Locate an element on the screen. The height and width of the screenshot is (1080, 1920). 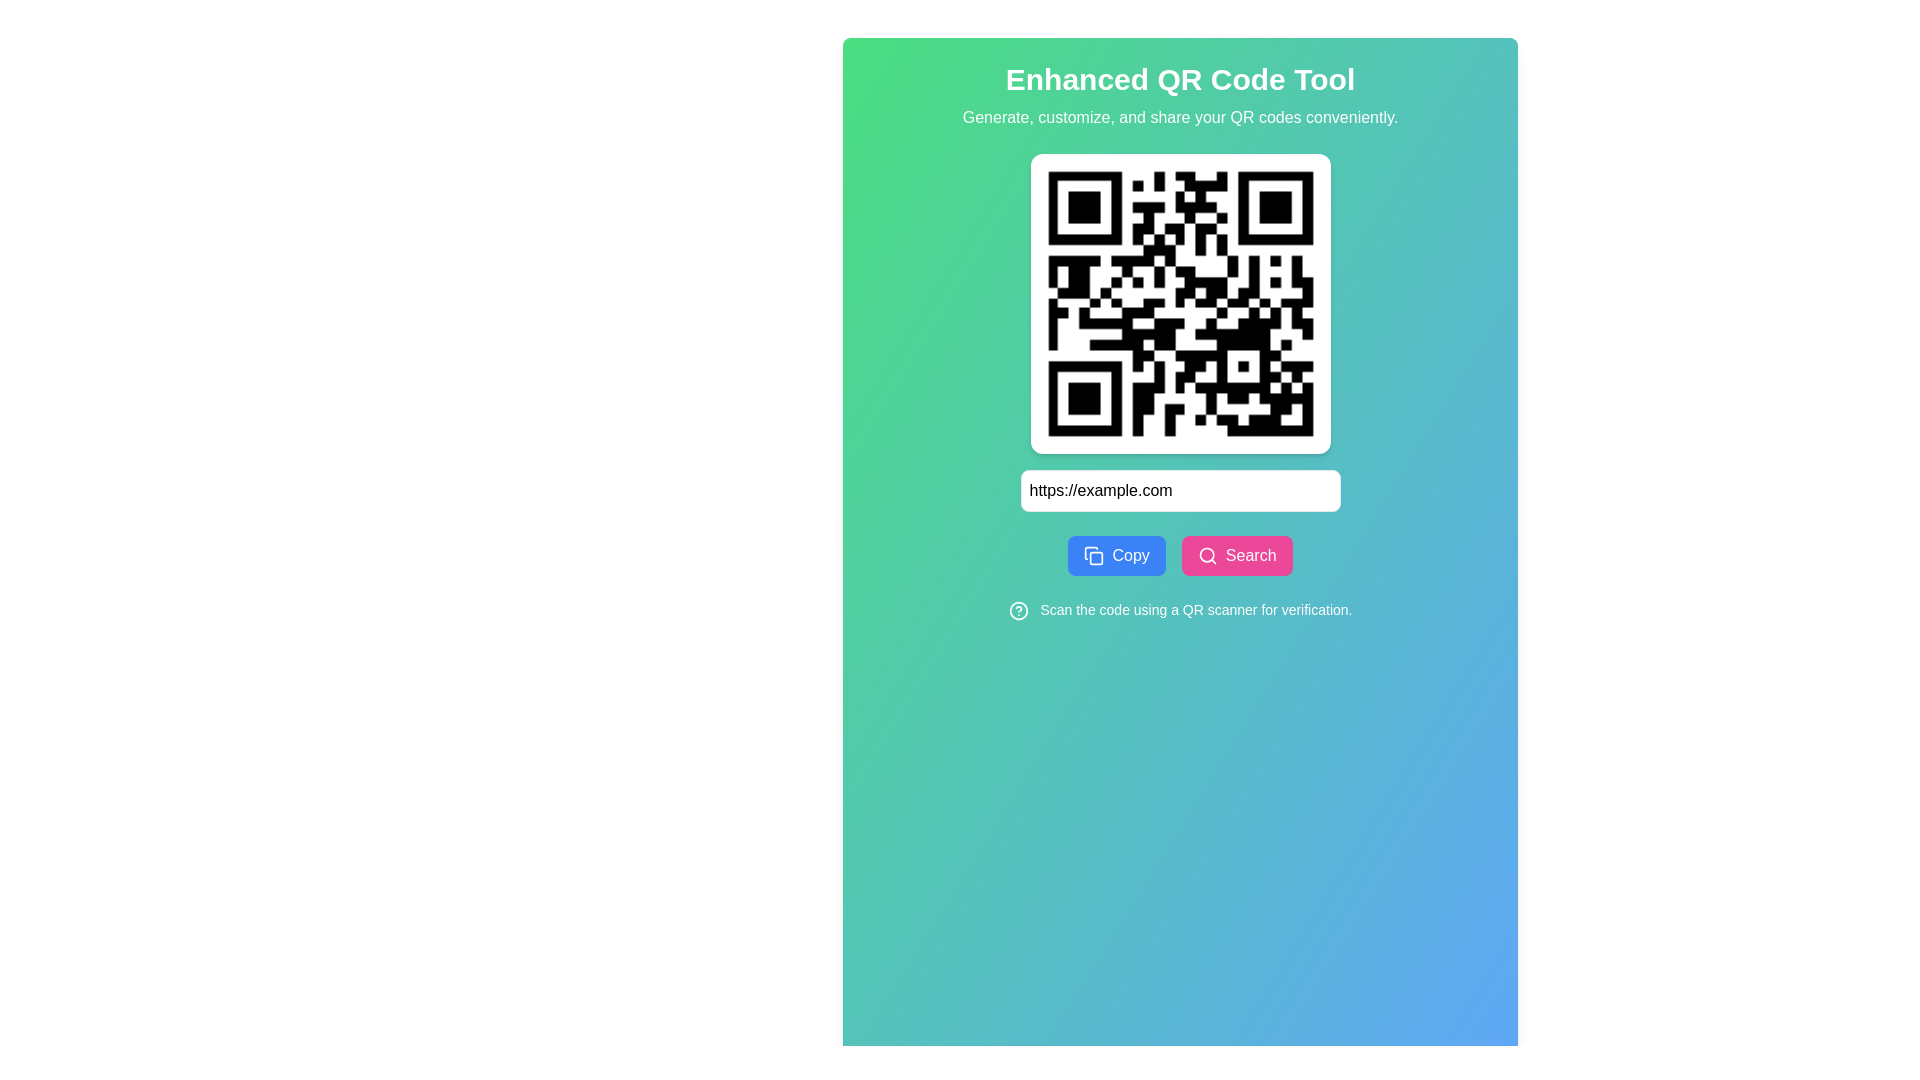
the 'Copy' button icon, which resembles two overlapping rectangles, to copy the text is located at coordinates (1093, 555).